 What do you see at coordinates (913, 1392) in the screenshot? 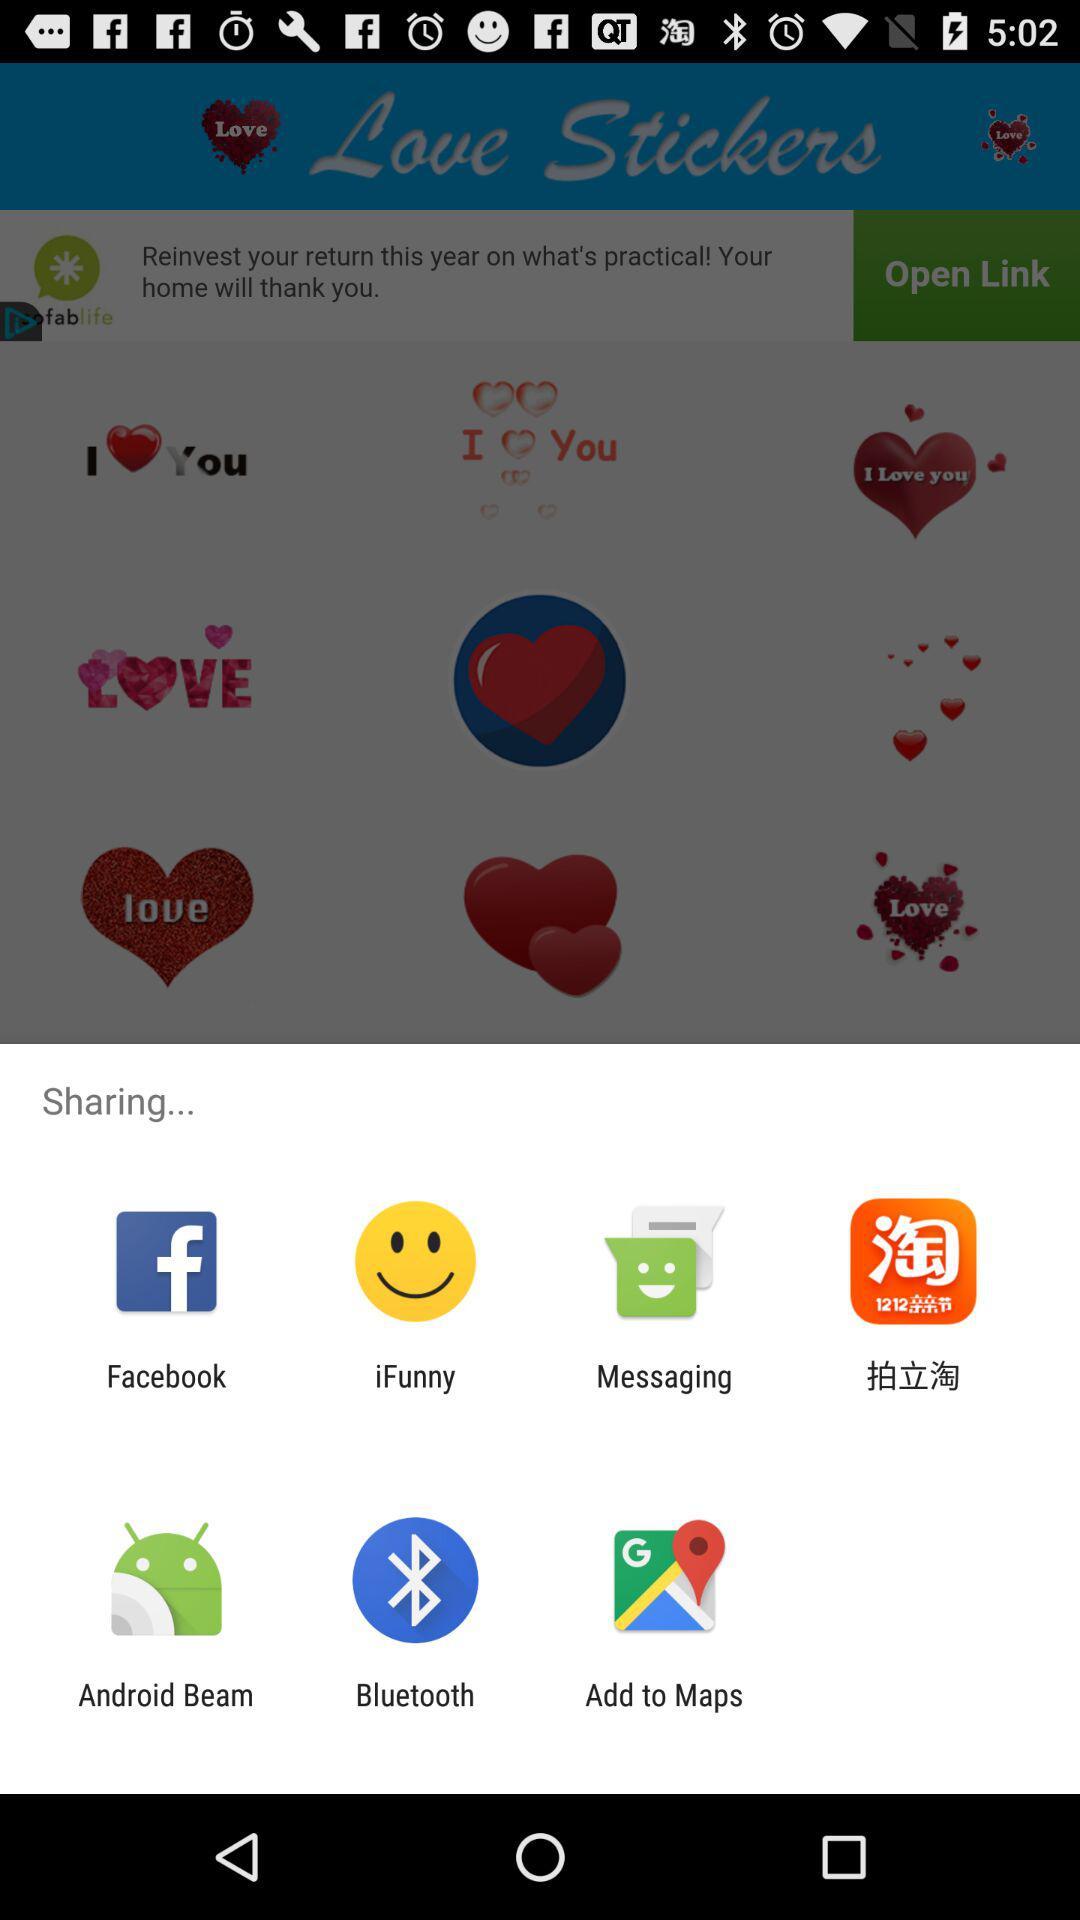
I see `the app to the right of the messaging` at bounding box center [913, 1392].